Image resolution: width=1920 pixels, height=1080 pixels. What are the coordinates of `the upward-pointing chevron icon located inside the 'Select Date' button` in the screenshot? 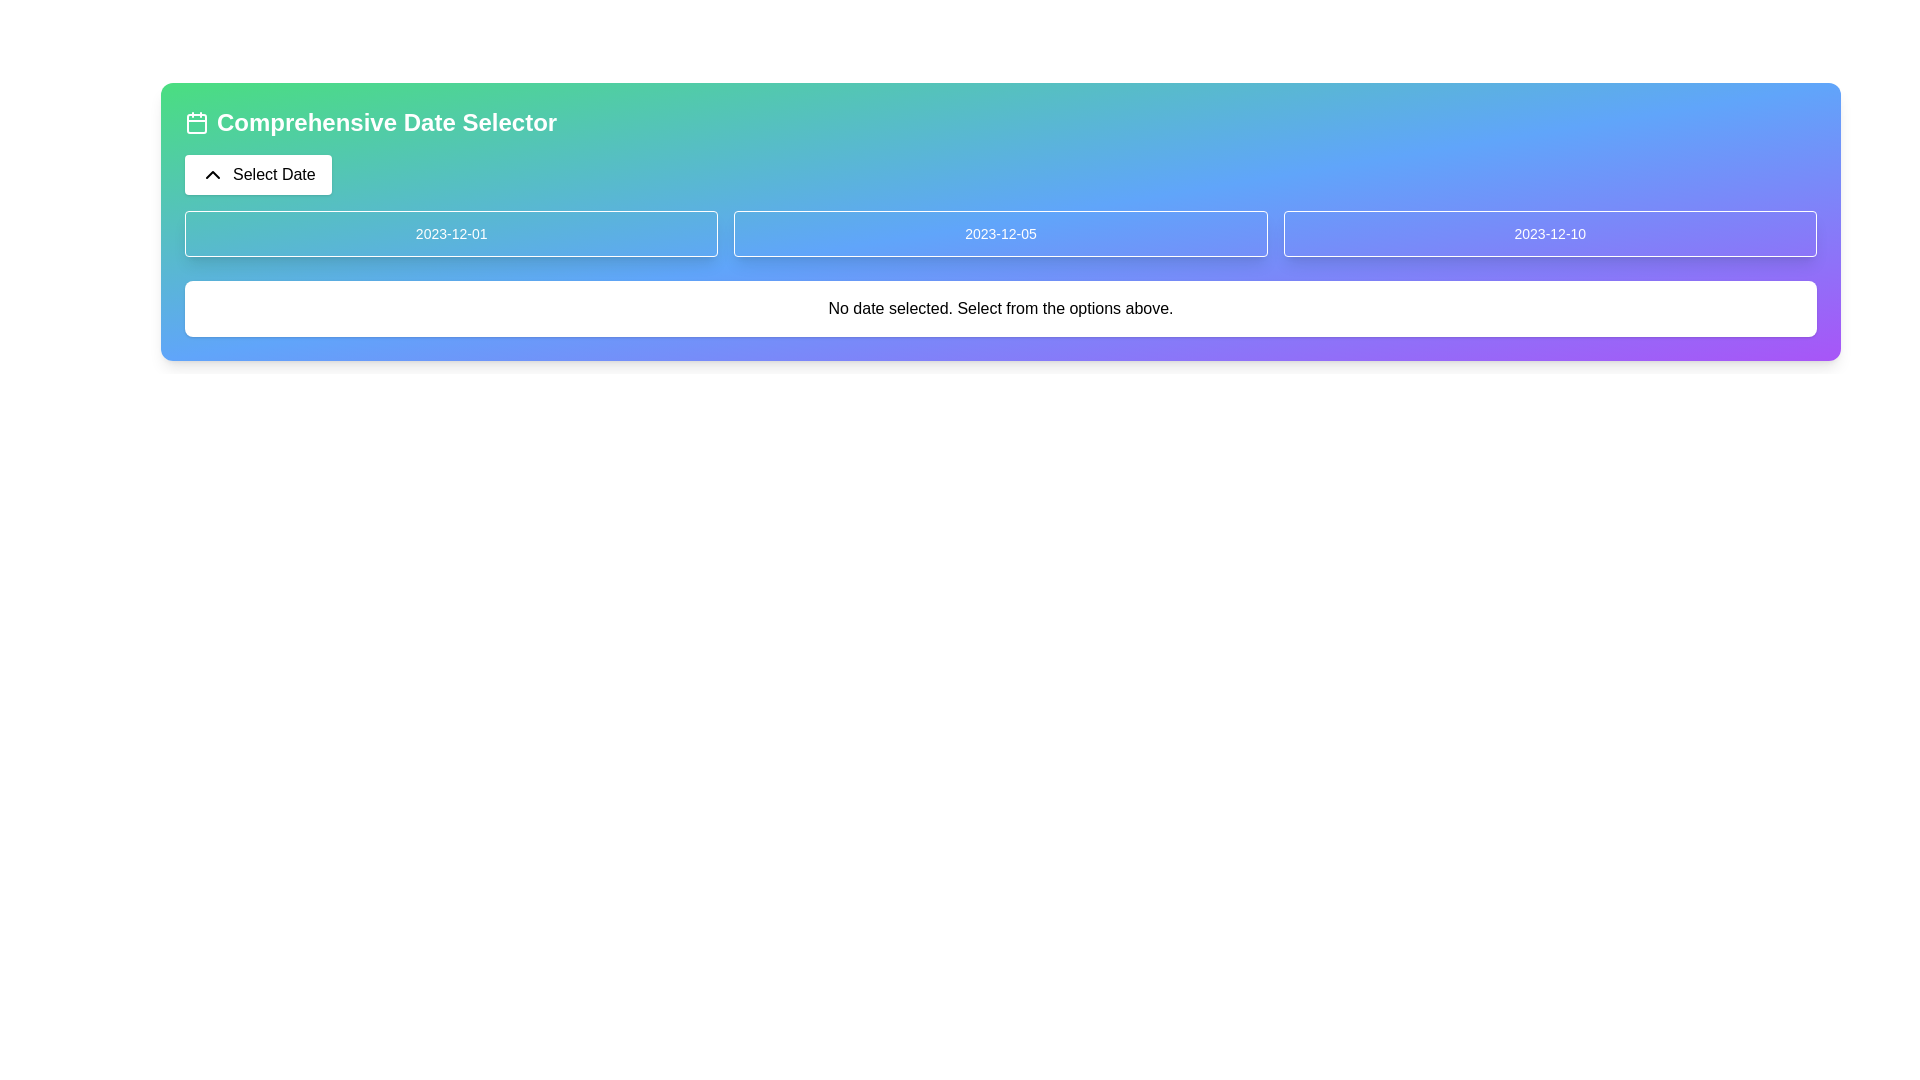 It's located at (212, 173).